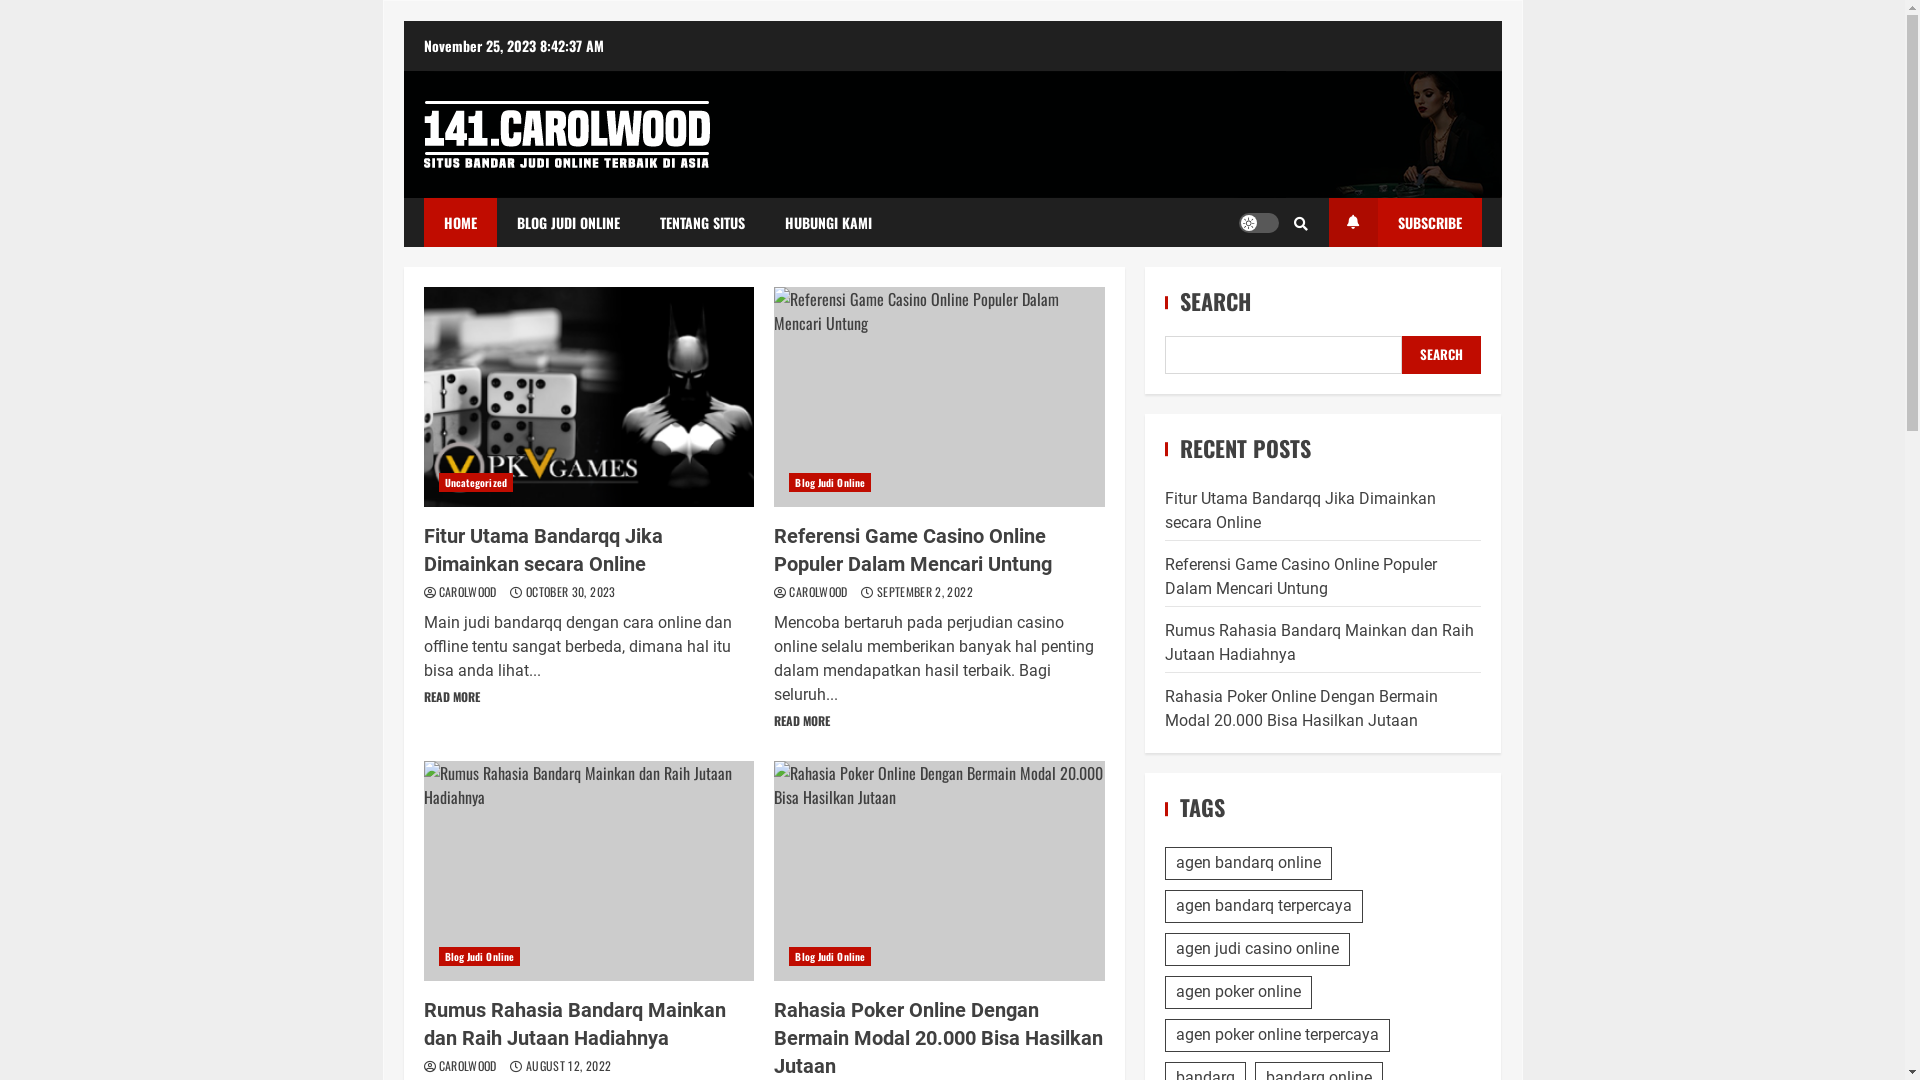  Describe the element at coordinates (468, 590) in the screenshot. I see `'CAROLWOOD'` at that location.